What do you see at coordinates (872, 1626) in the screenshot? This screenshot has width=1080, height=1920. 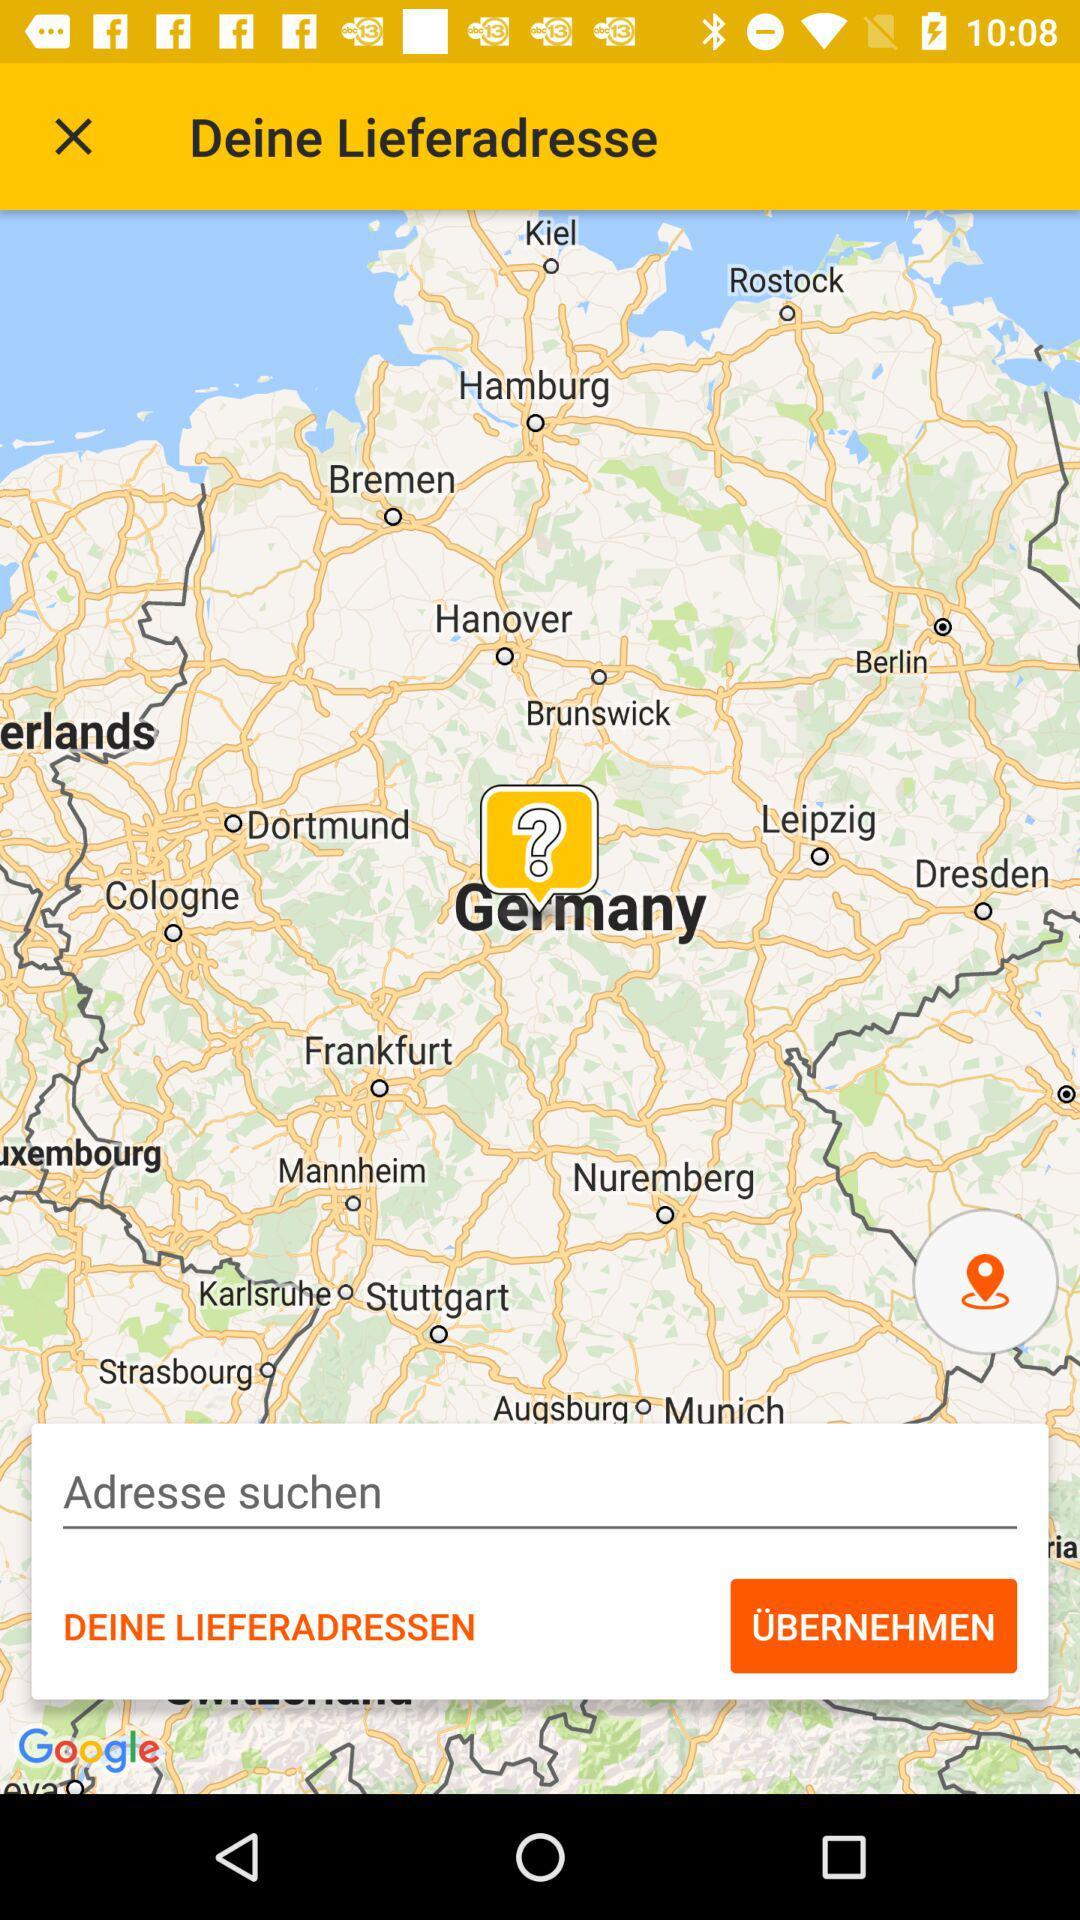 I see `the icon next to deine lieferadressen item` at bounding box center [872, 1626].